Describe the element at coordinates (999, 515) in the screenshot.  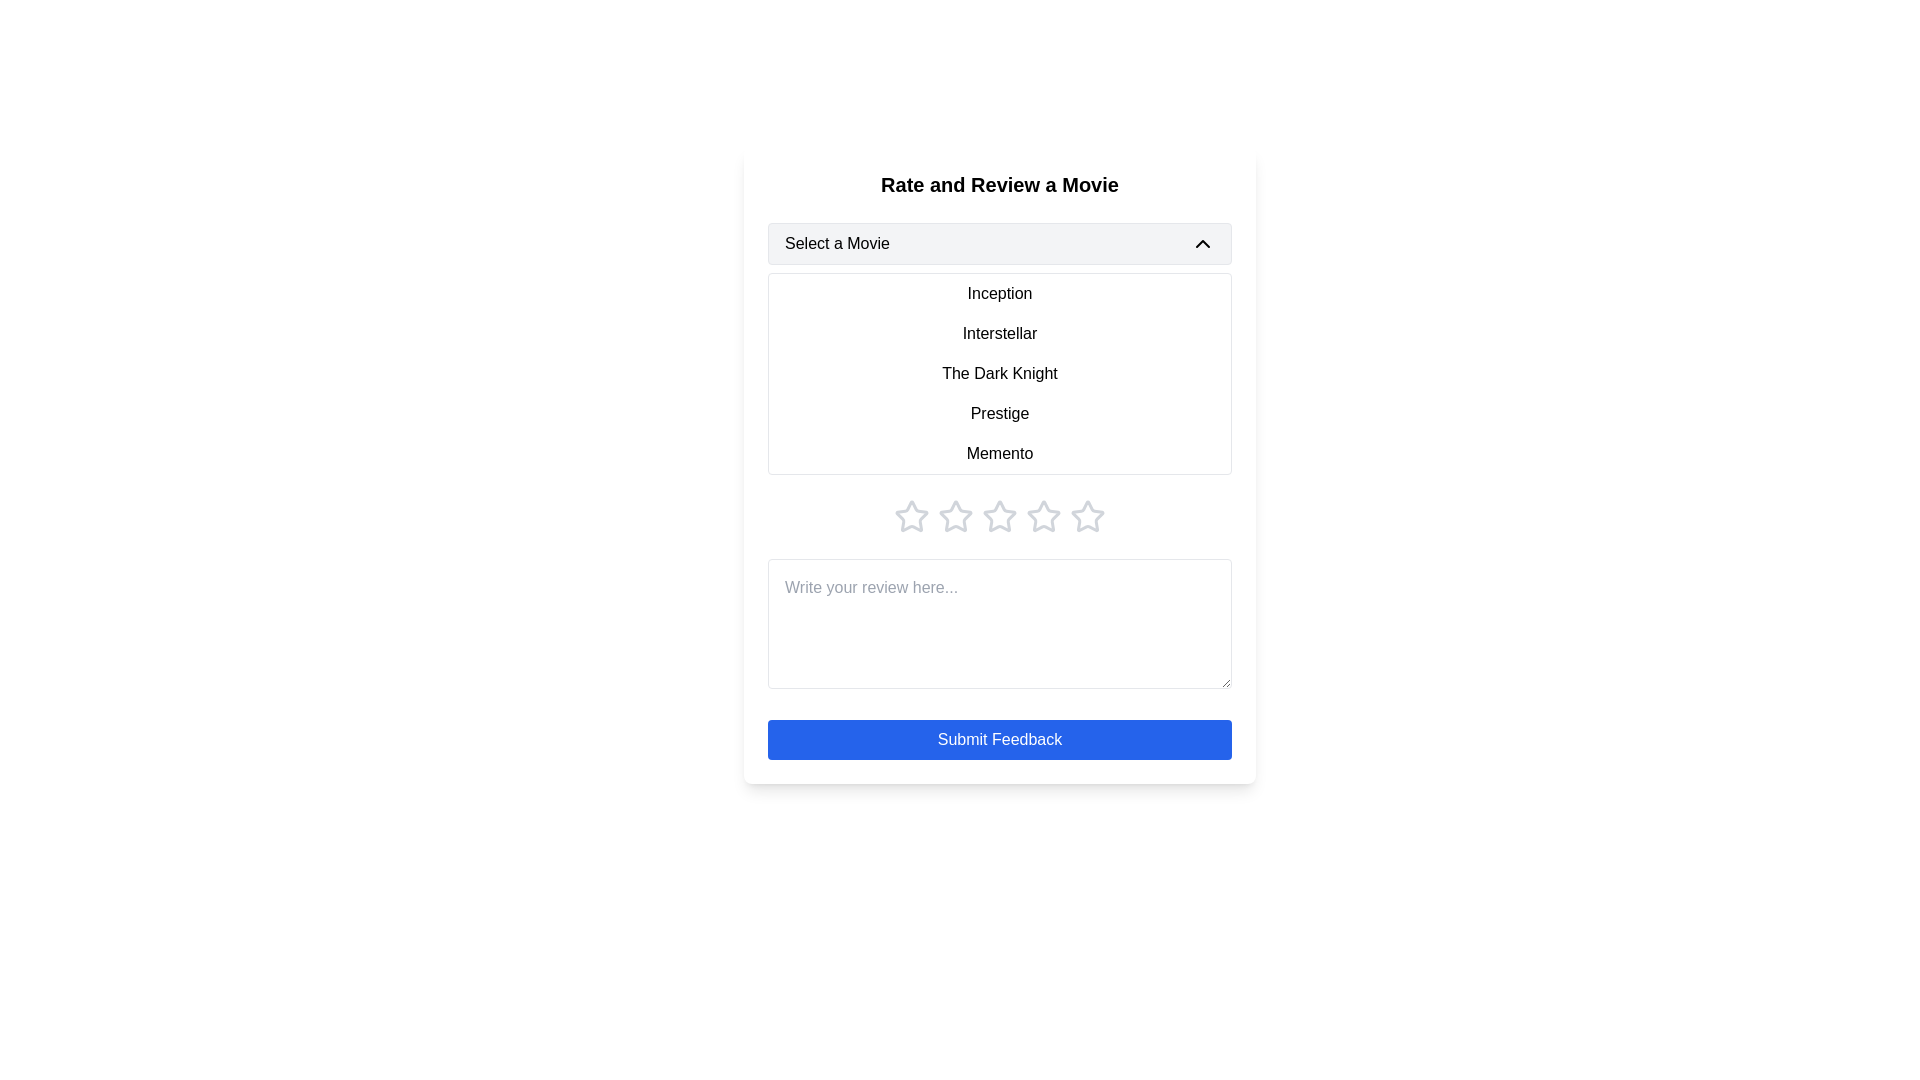
I see `keyboard navigation` at that location.